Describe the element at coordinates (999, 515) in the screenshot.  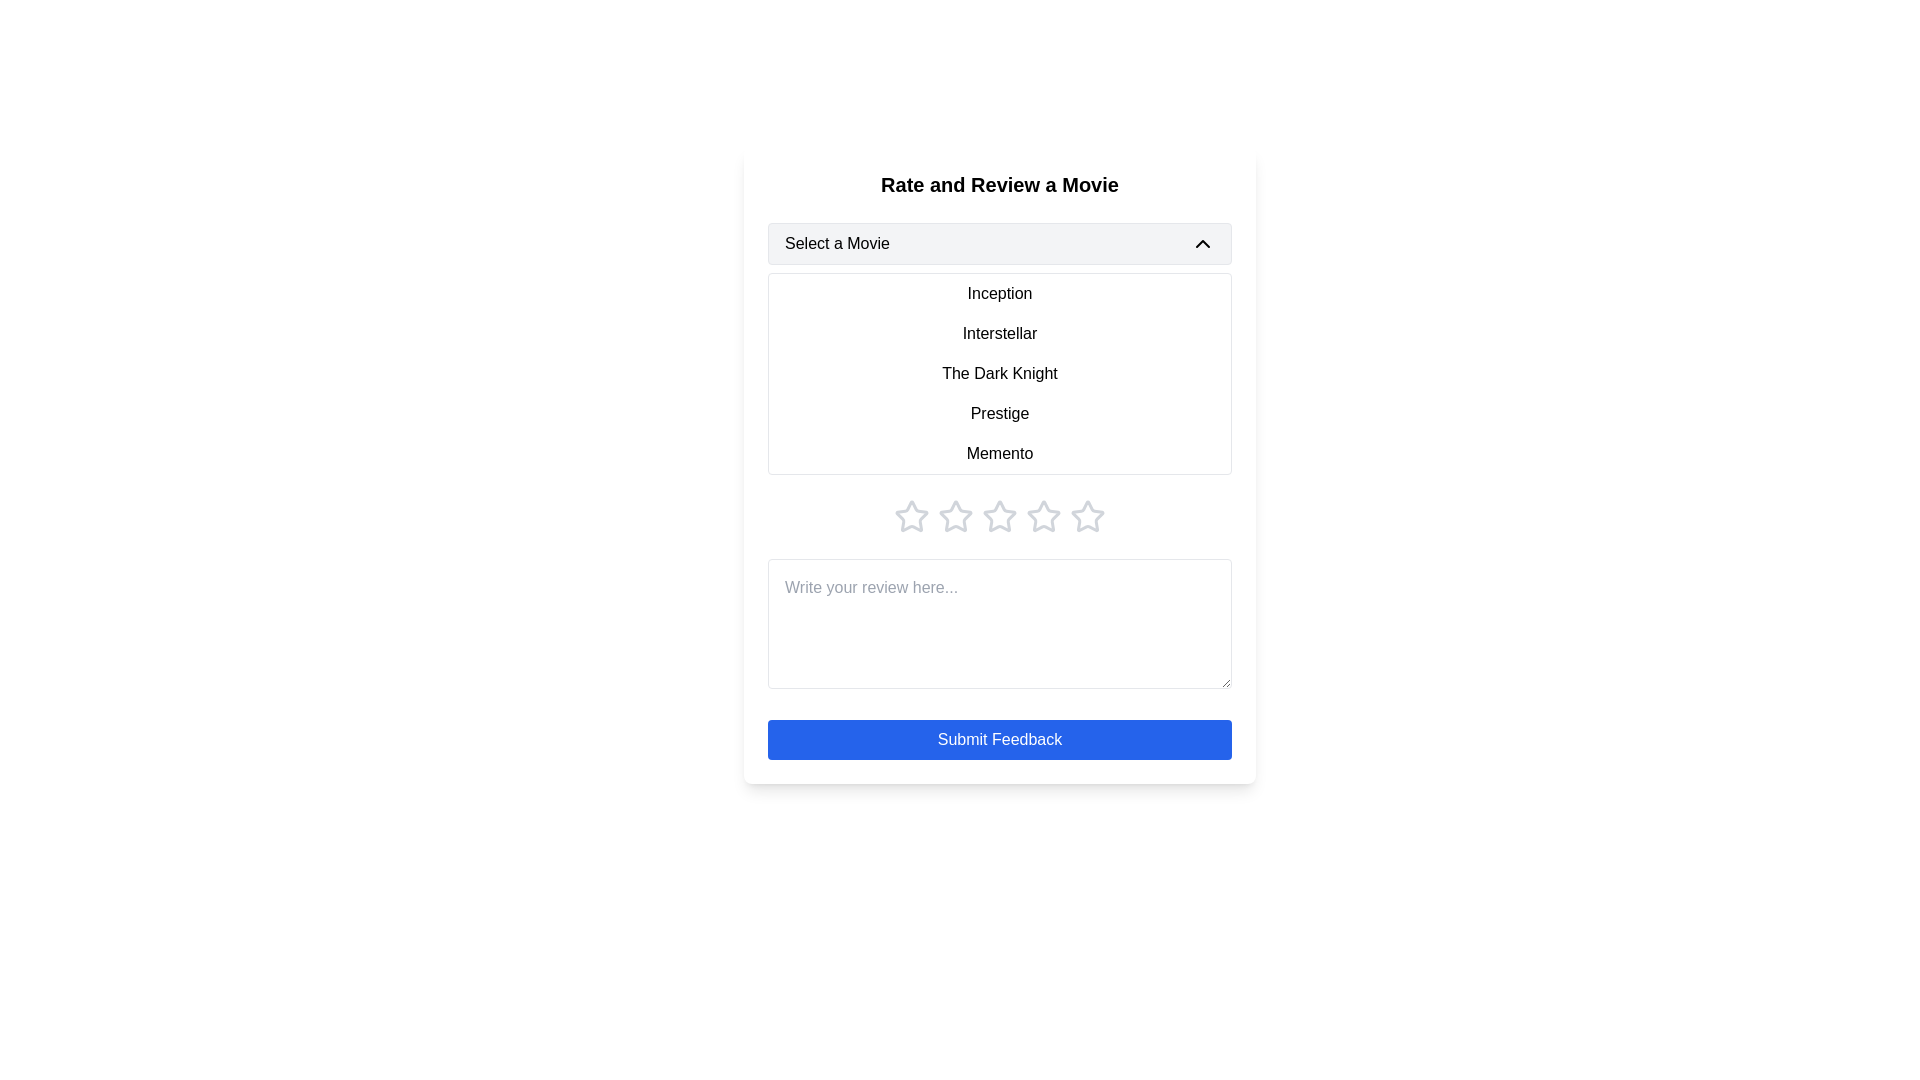
I see `keyboard navigation` at that location.